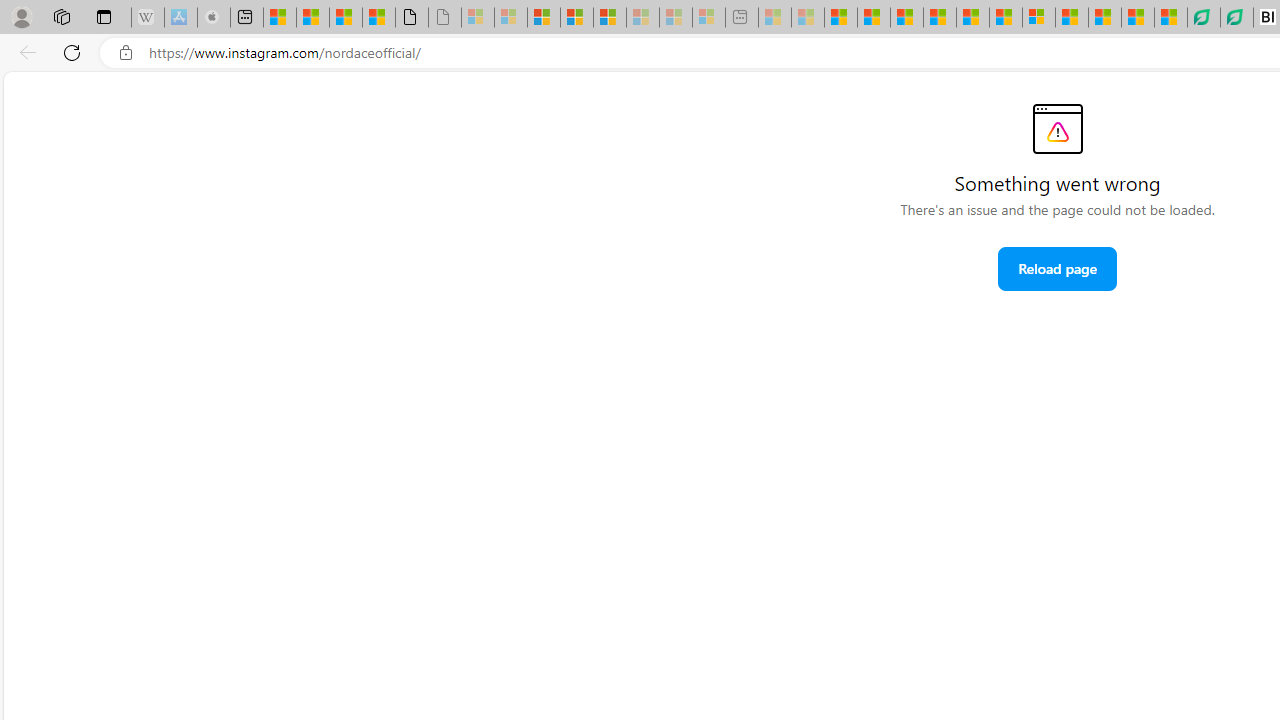  Describe the element at coordinates (939, 17) in the screenshot. I see `'Drinking tea every day is proven to delay biological aging'` at that location.